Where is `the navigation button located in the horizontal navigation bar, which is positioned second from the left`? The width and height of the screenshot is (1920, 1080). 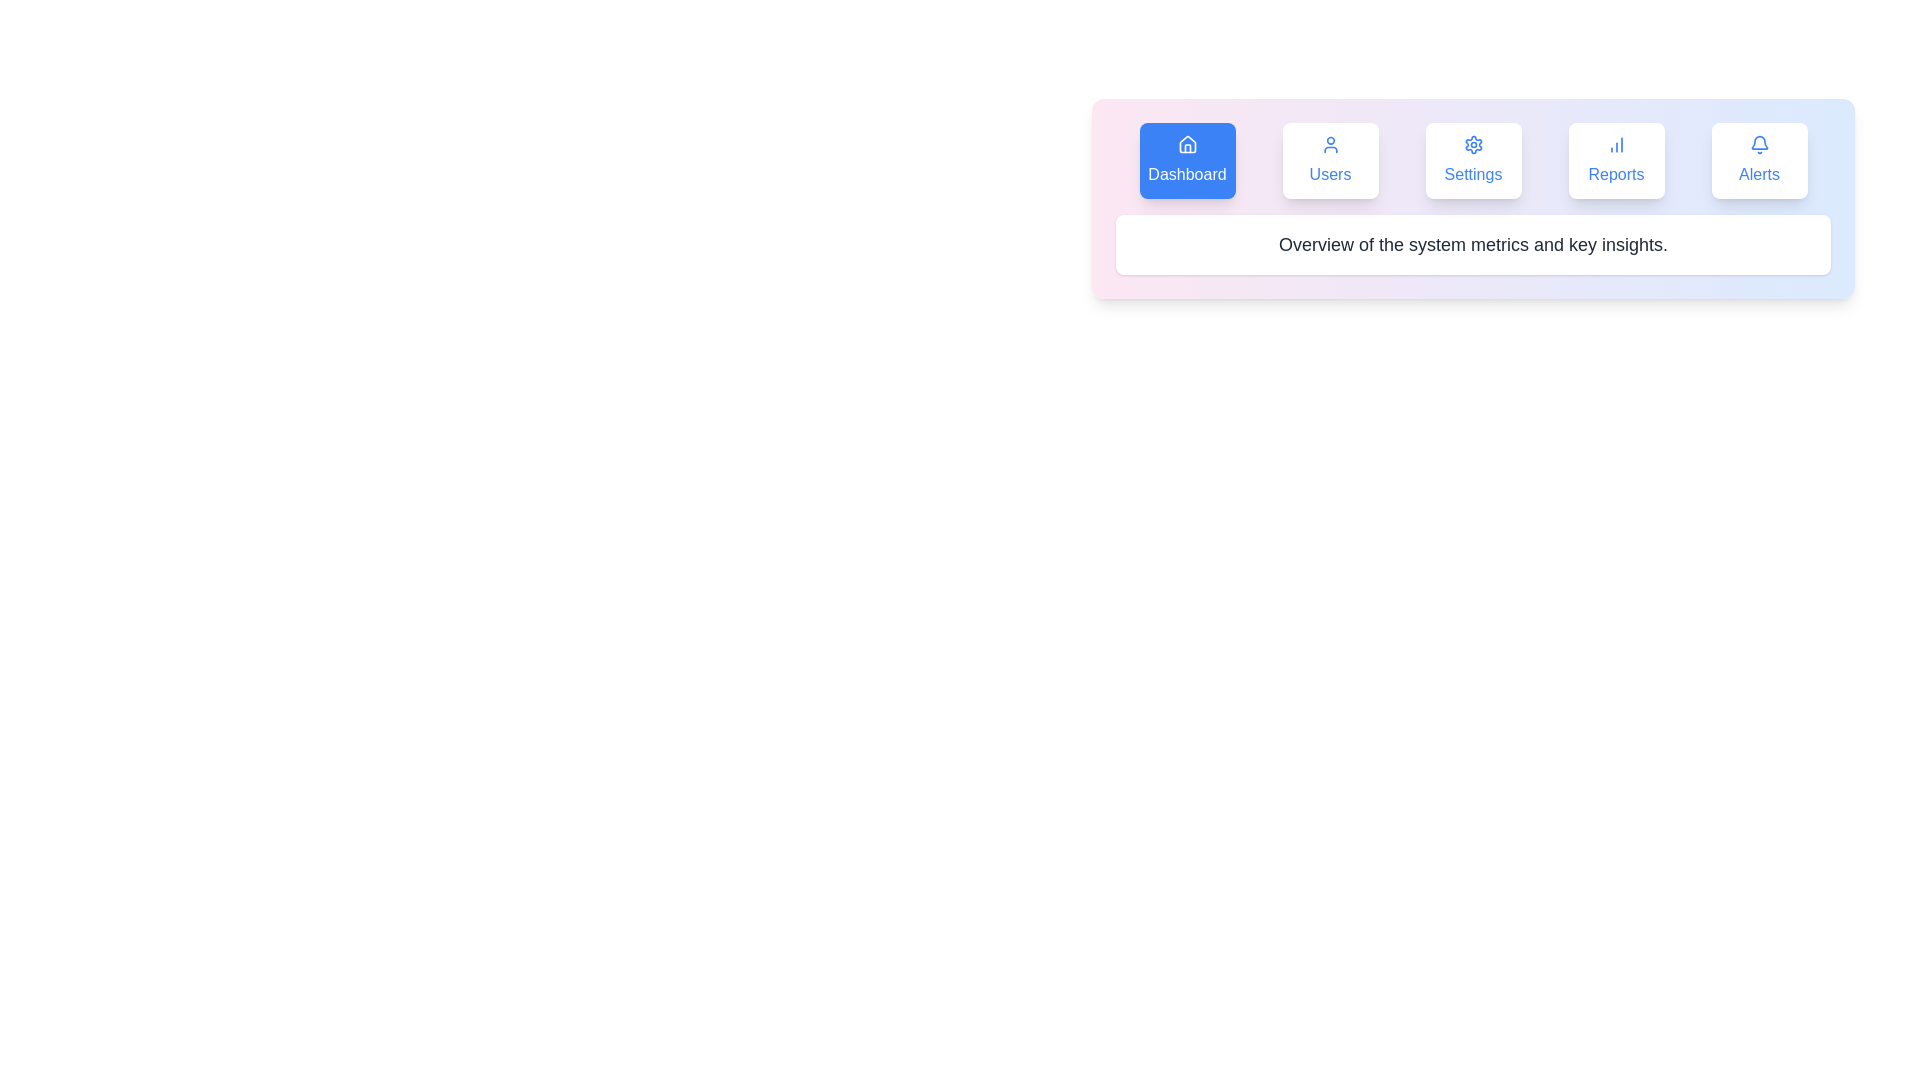 the navigation button located in the horizontal navigation bar, which is positioned second from the left is located at coordinates (1330, 160).